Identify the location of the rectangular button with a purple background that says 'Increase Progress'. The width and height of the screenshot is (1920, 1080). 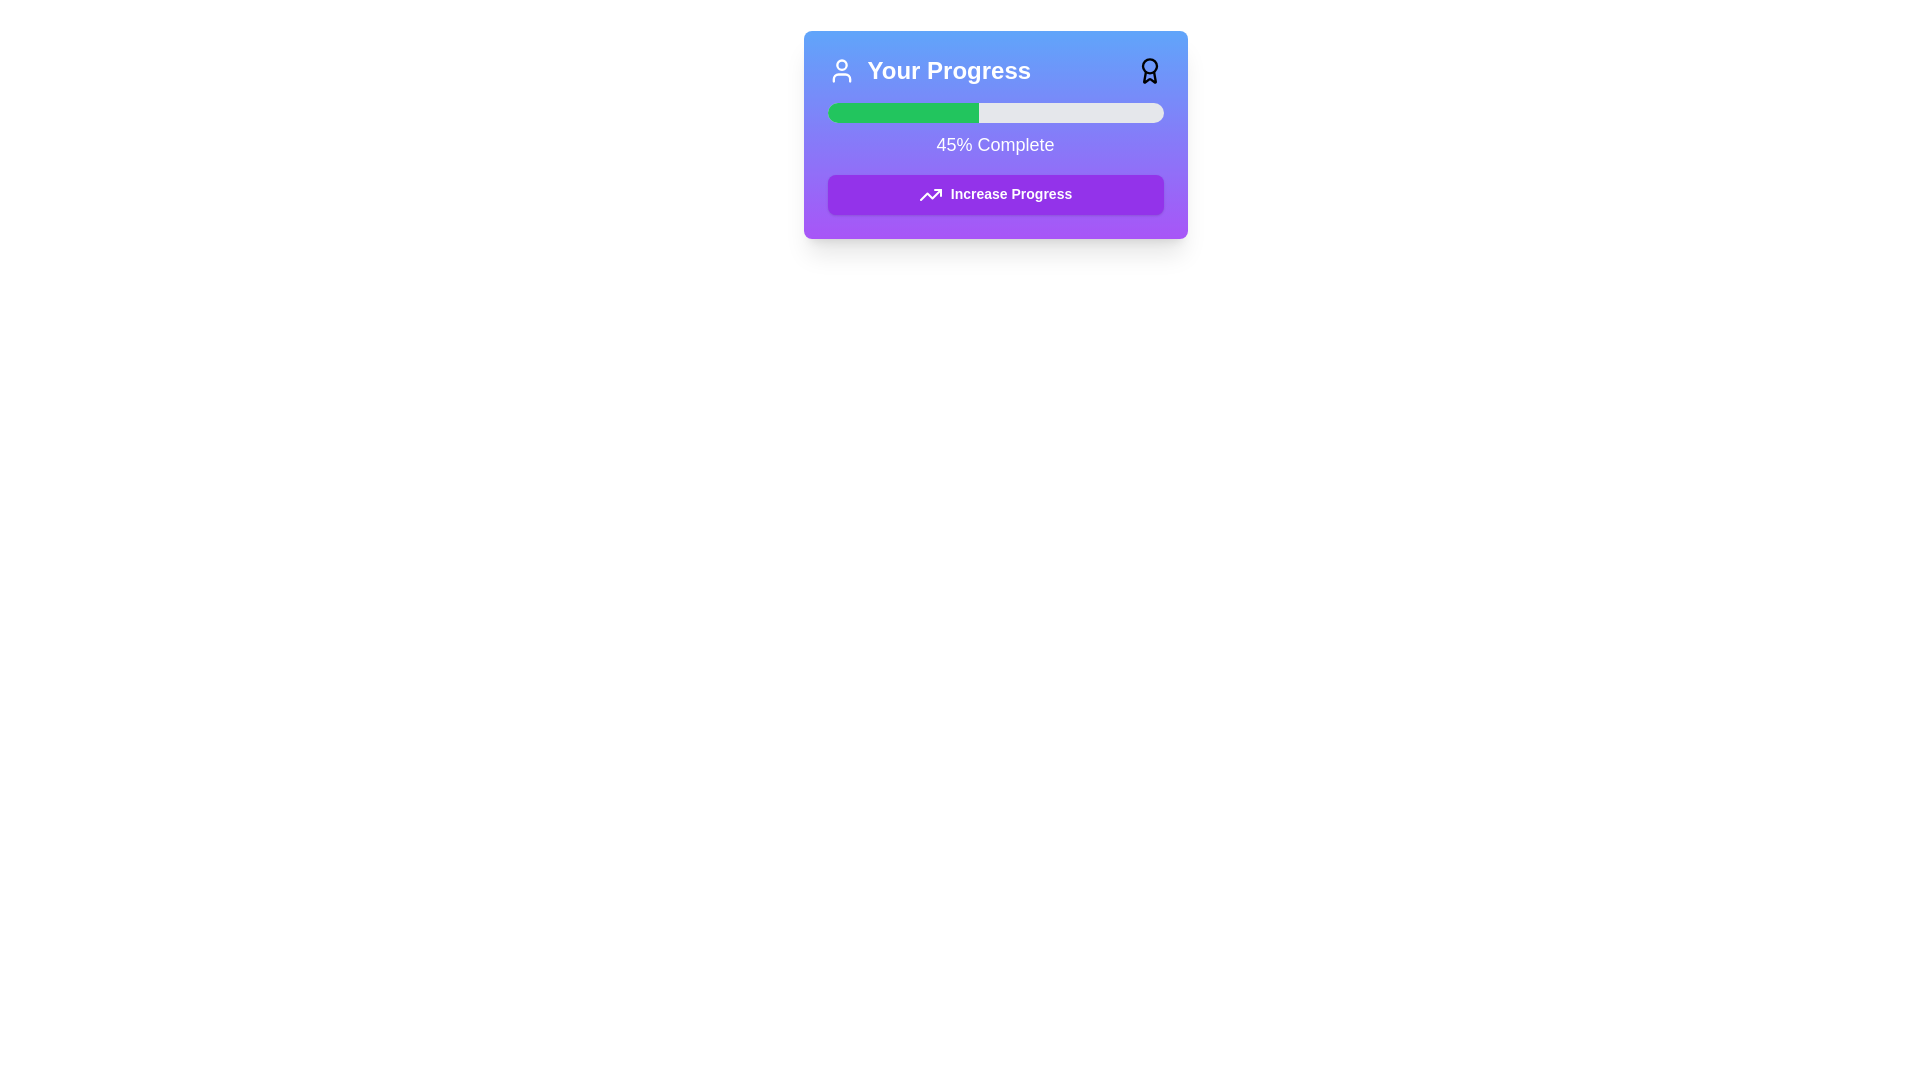
(995, 195).